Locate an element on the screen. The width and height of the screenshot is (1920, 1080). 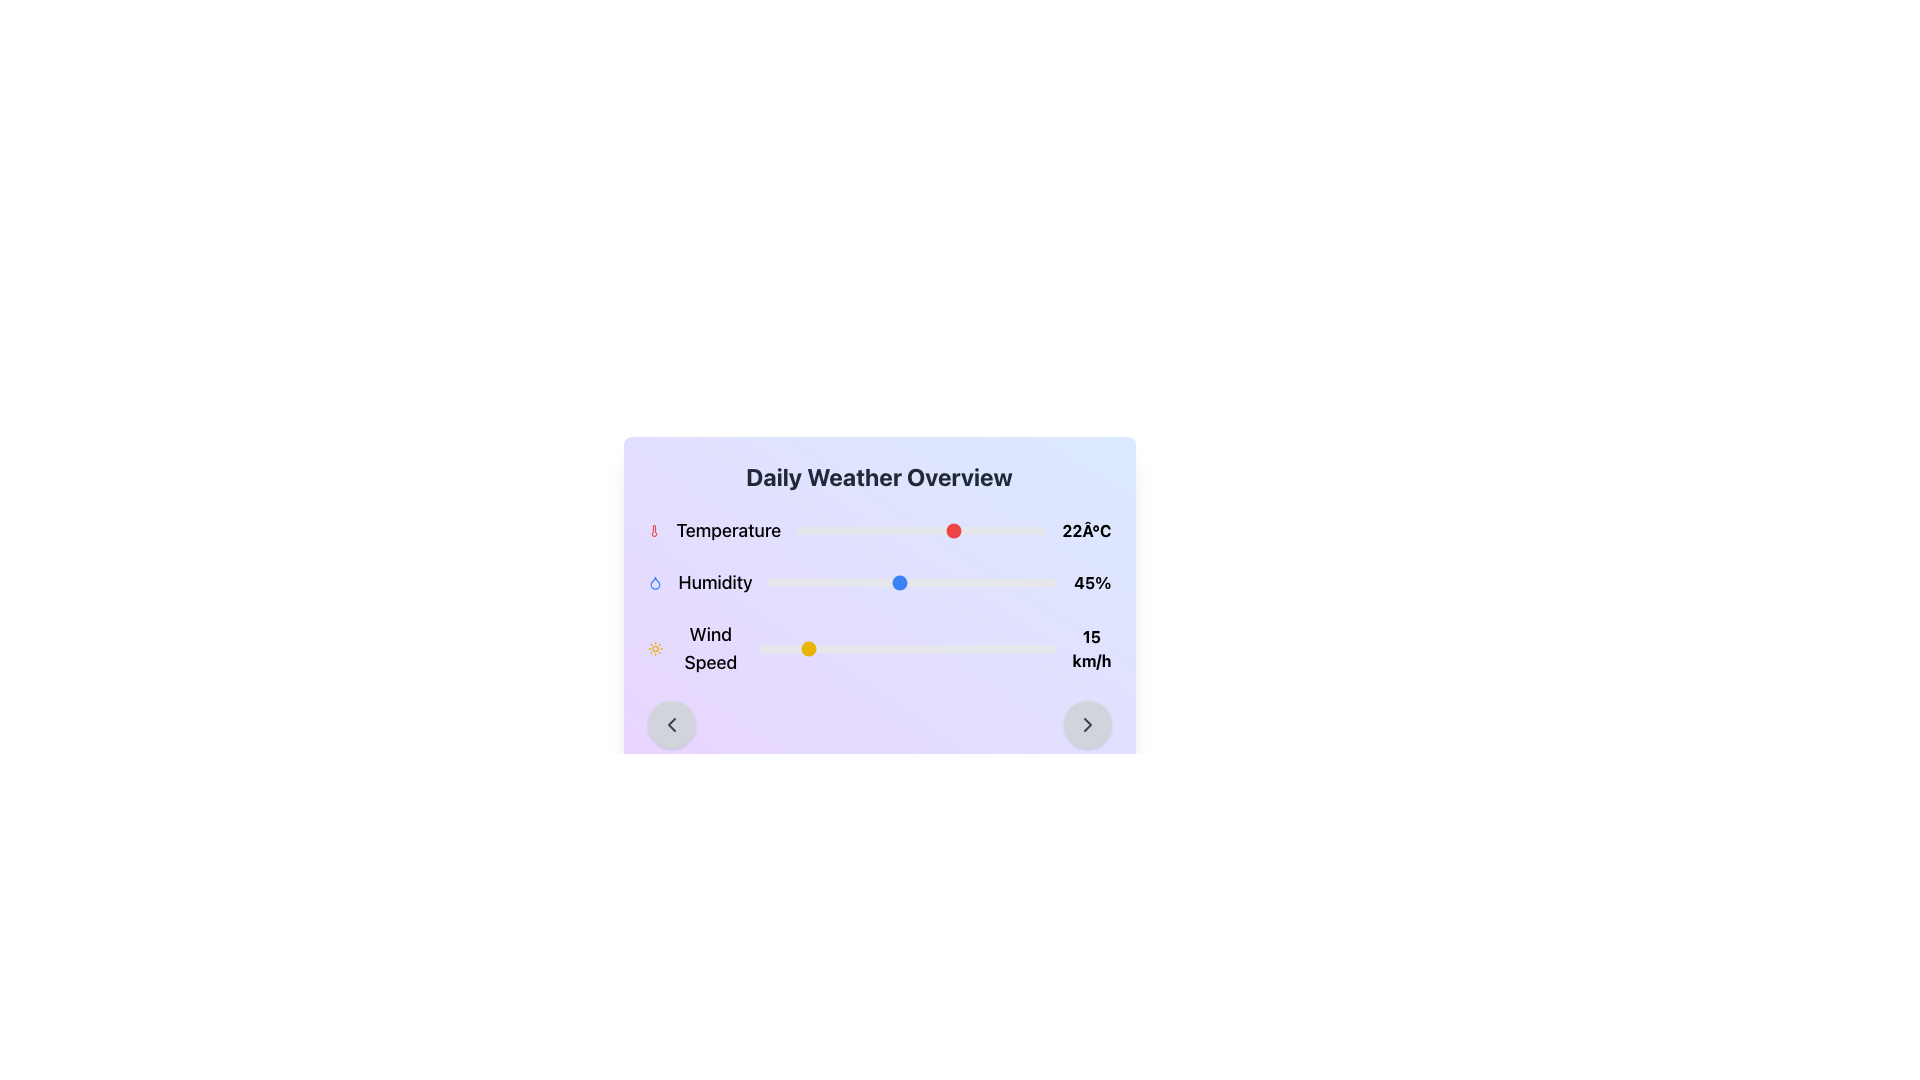
the red thermometer icon with rounded edges, which represents the temperature reading at the start of the row in the weather overview card is located at coordinates (653, 530).